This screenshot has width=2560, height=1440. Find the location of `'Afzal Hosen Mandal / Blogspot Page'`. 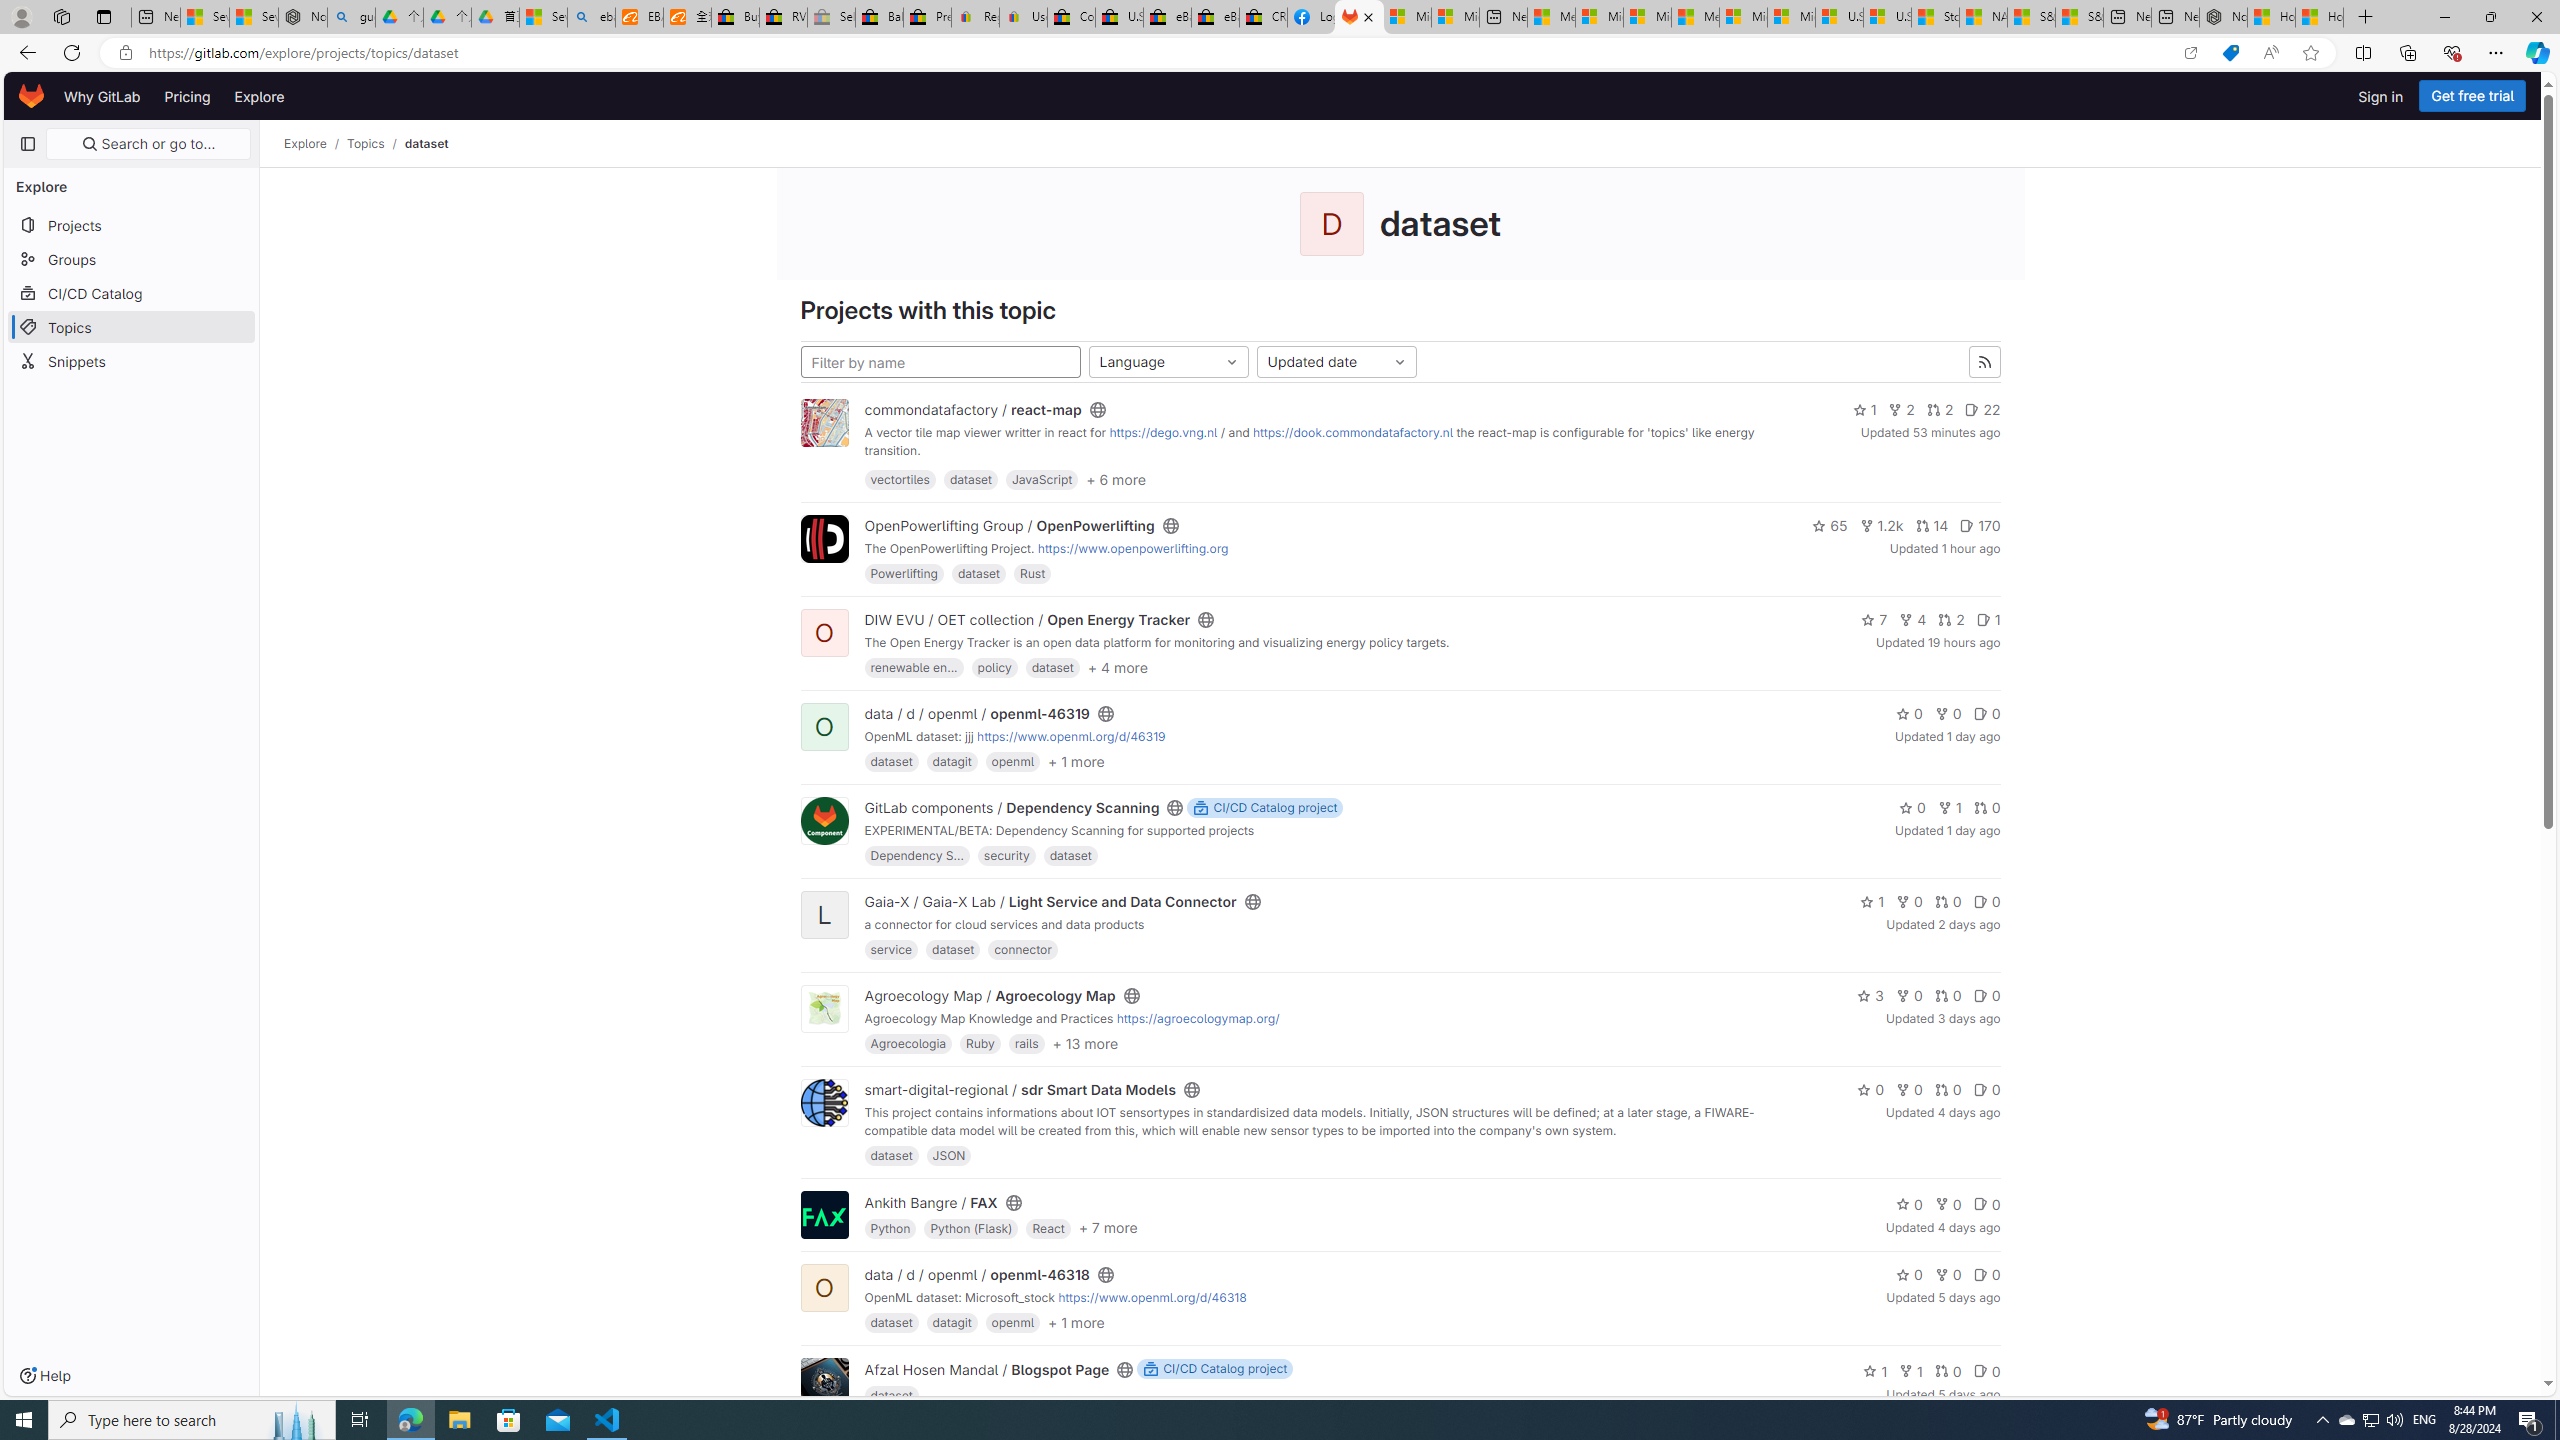

'Afzal Hosen Mandal / Blogspot Page' is located at coordinates (987, 1367).